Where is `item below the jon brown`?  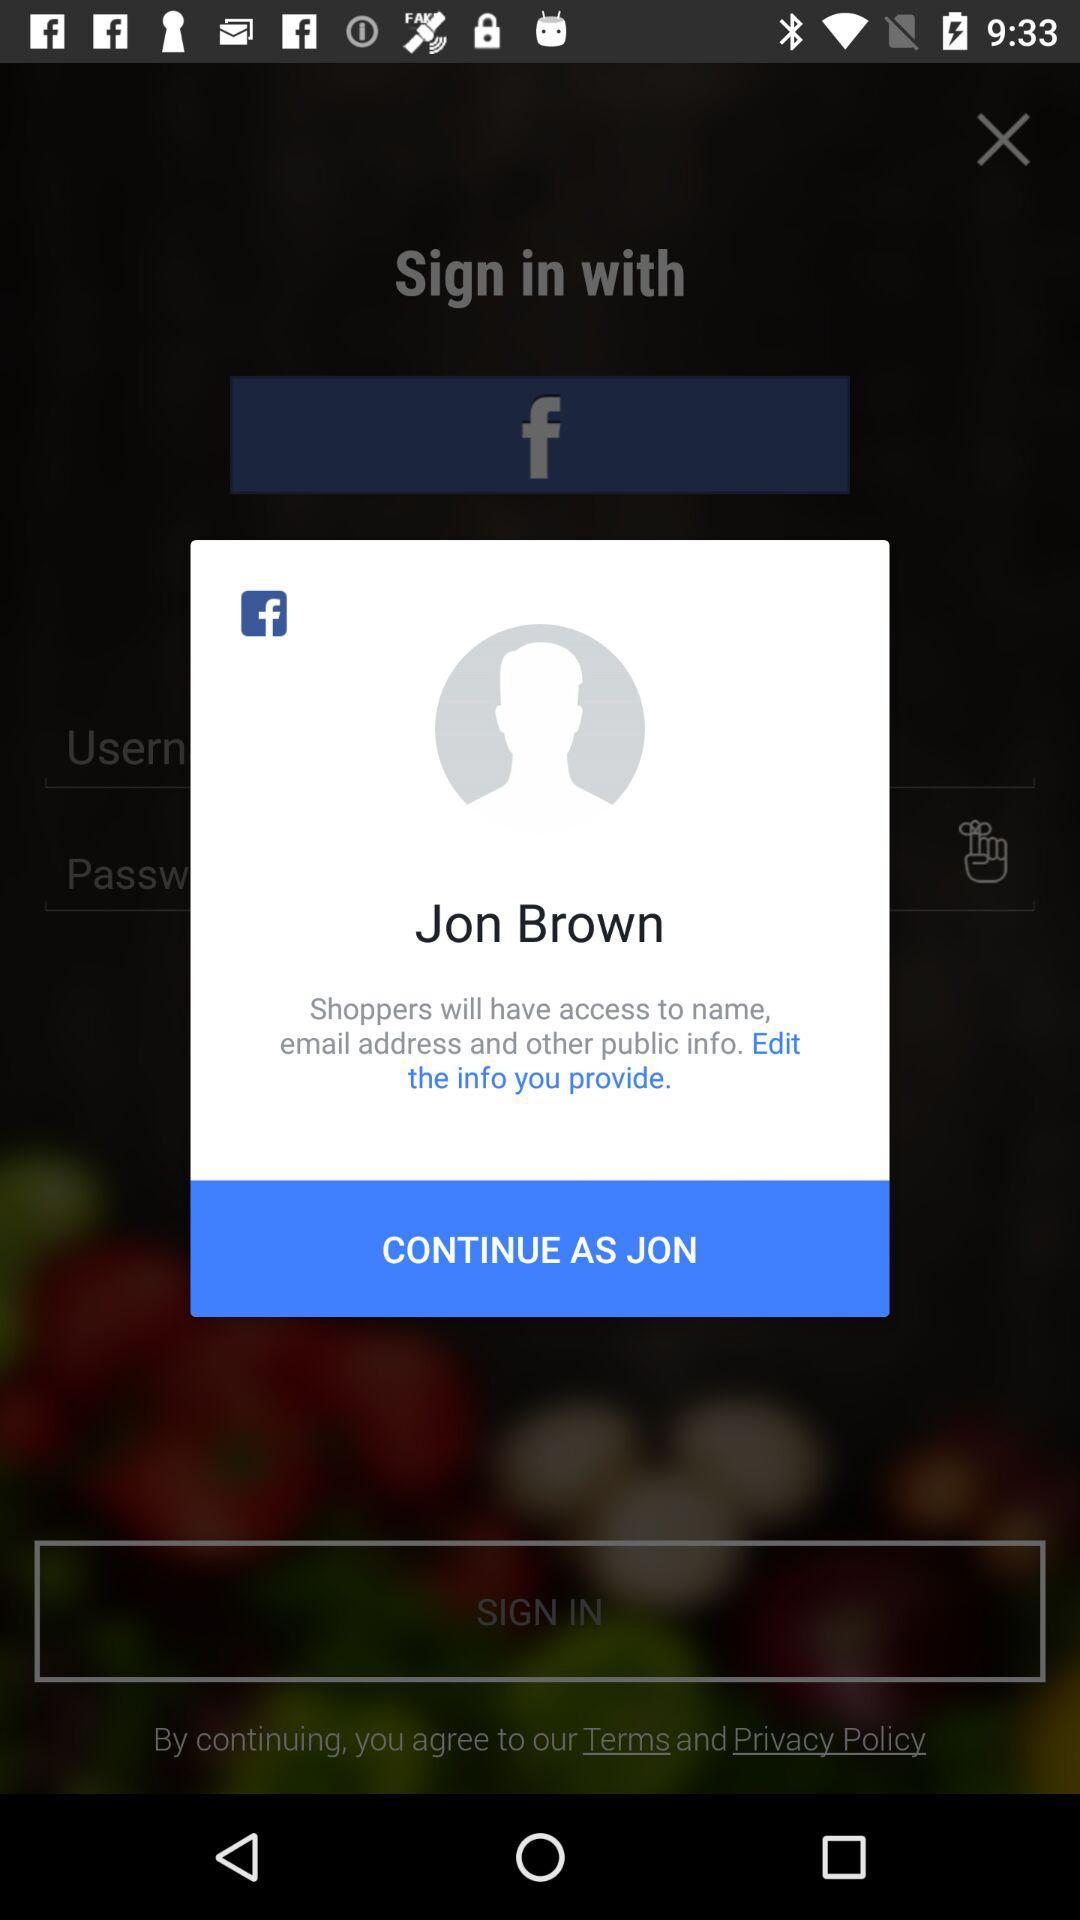 item below the jon brown is located at coordinates (540, 1041).